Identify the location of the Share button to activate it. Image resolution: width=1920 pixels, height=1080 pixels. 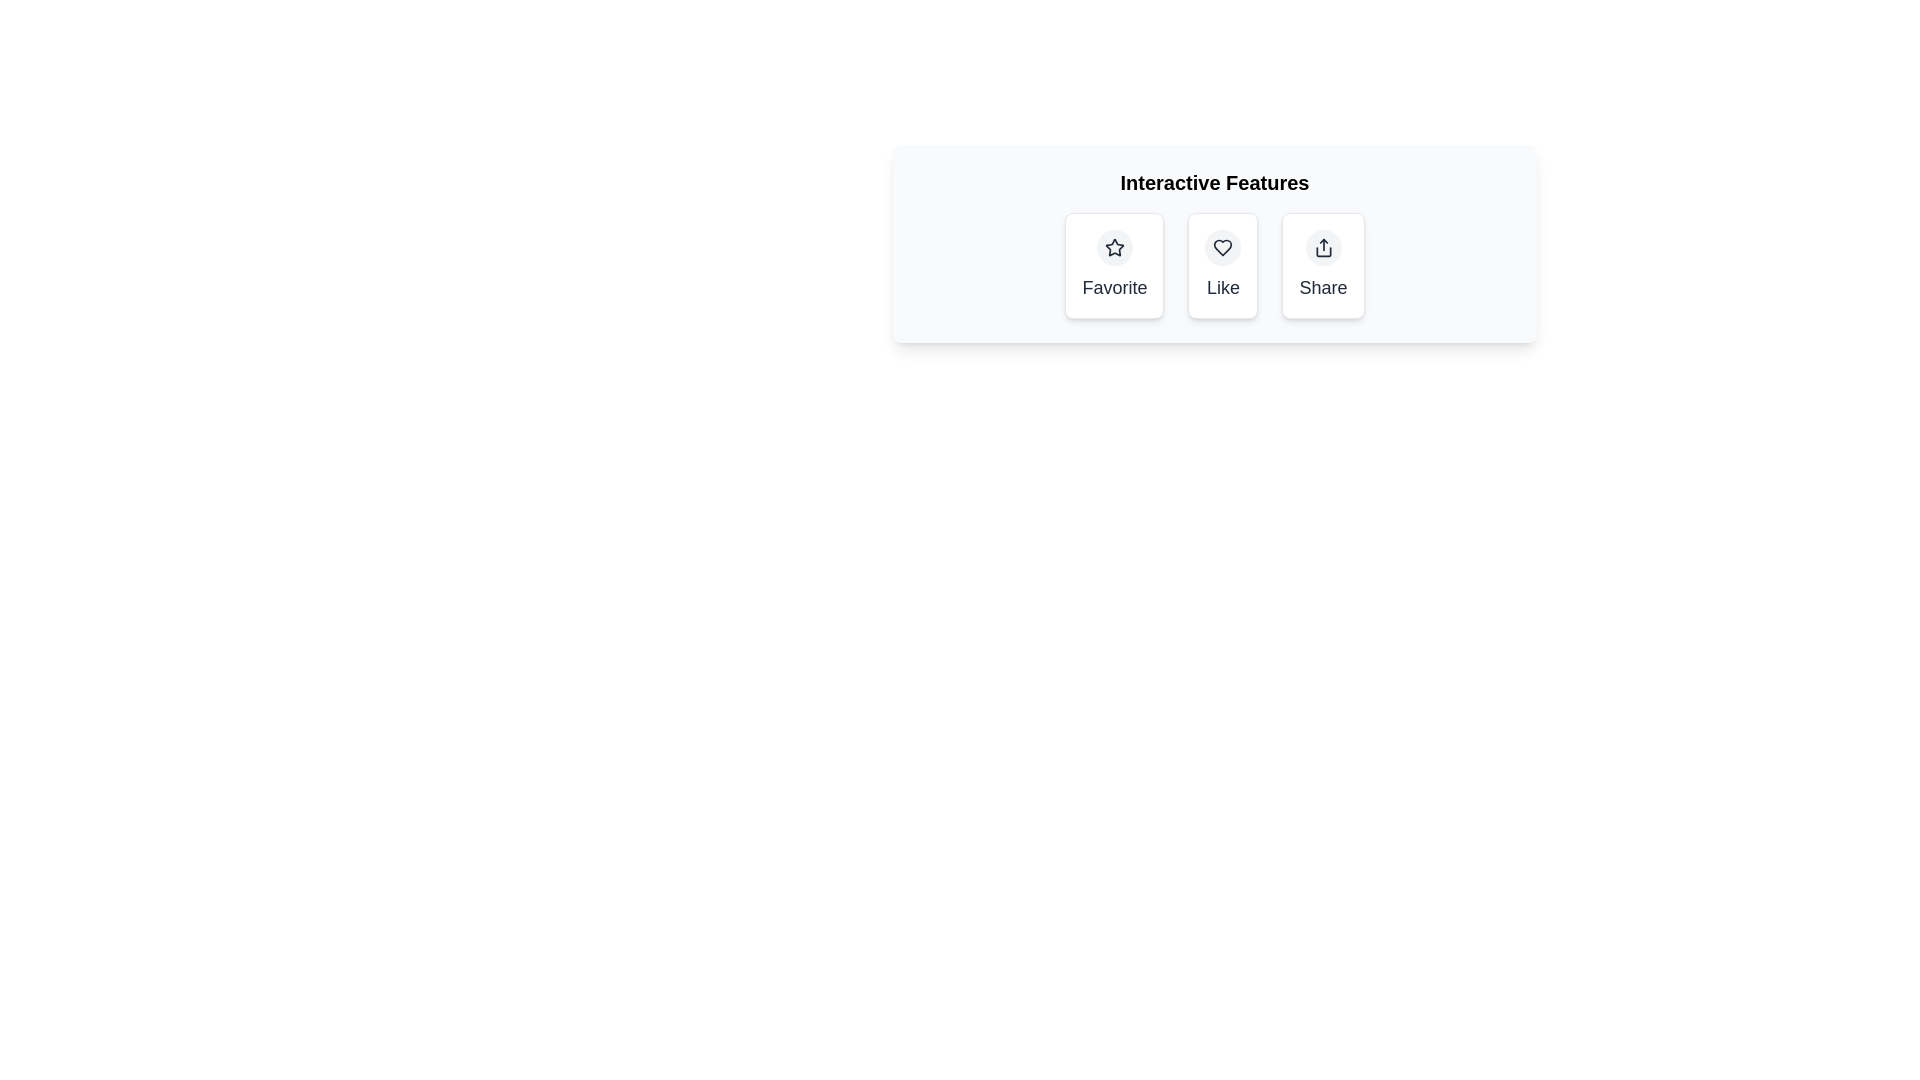
(1323, 265).